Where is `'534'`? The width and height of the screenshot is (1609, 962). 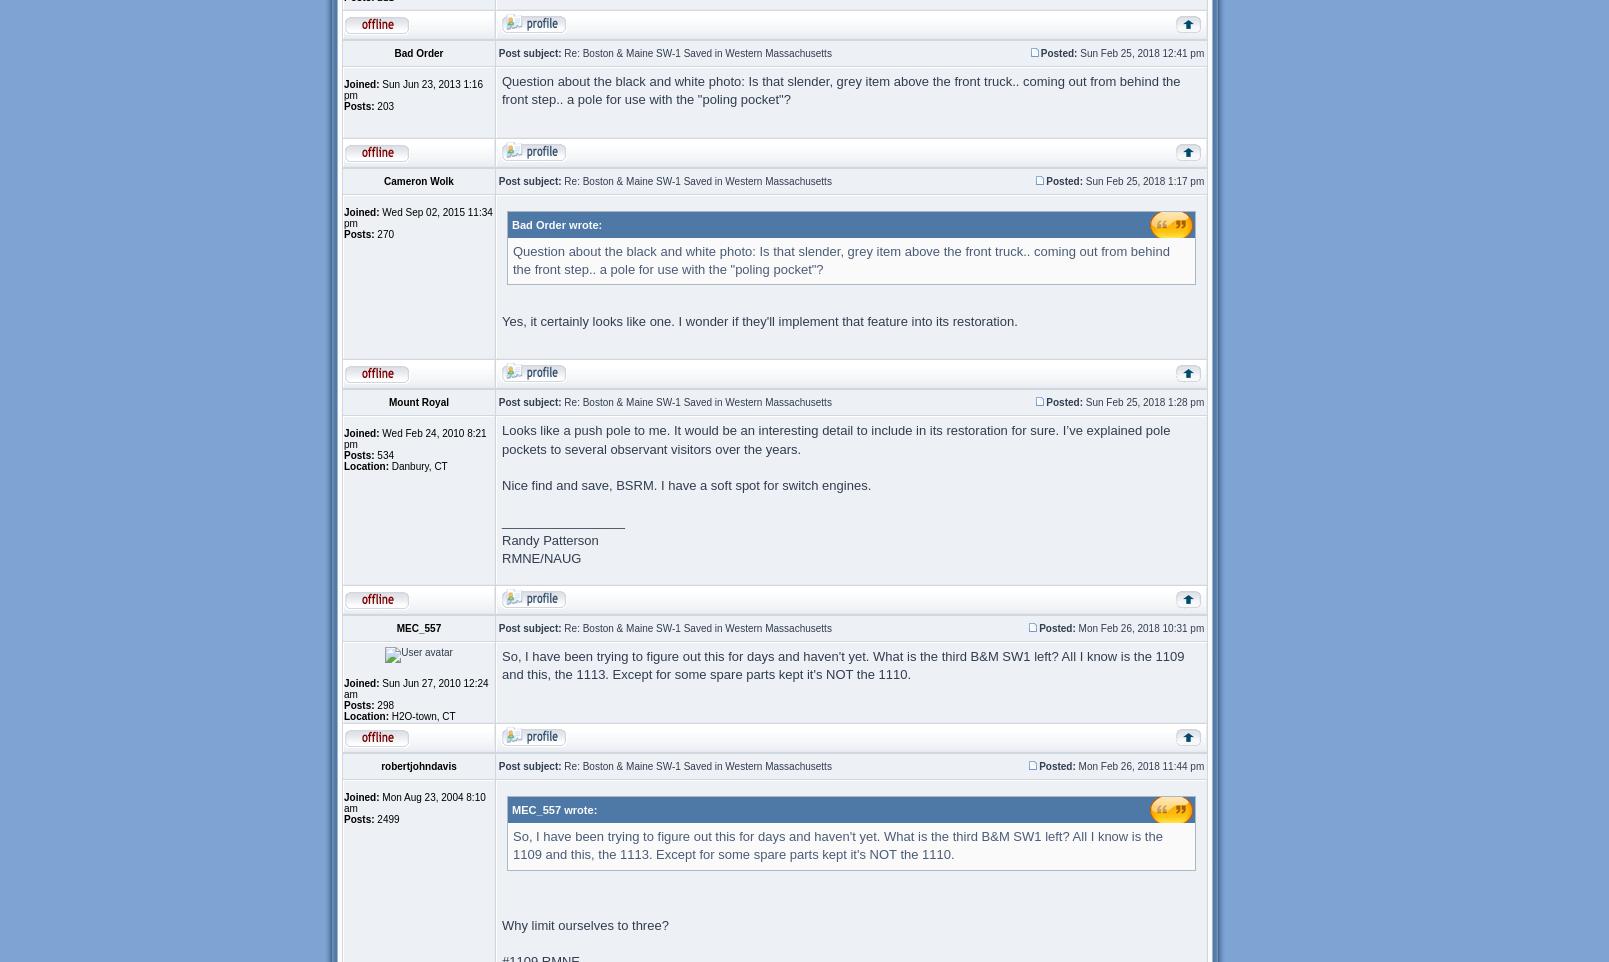 '534' is located at coordinates (383, 455).